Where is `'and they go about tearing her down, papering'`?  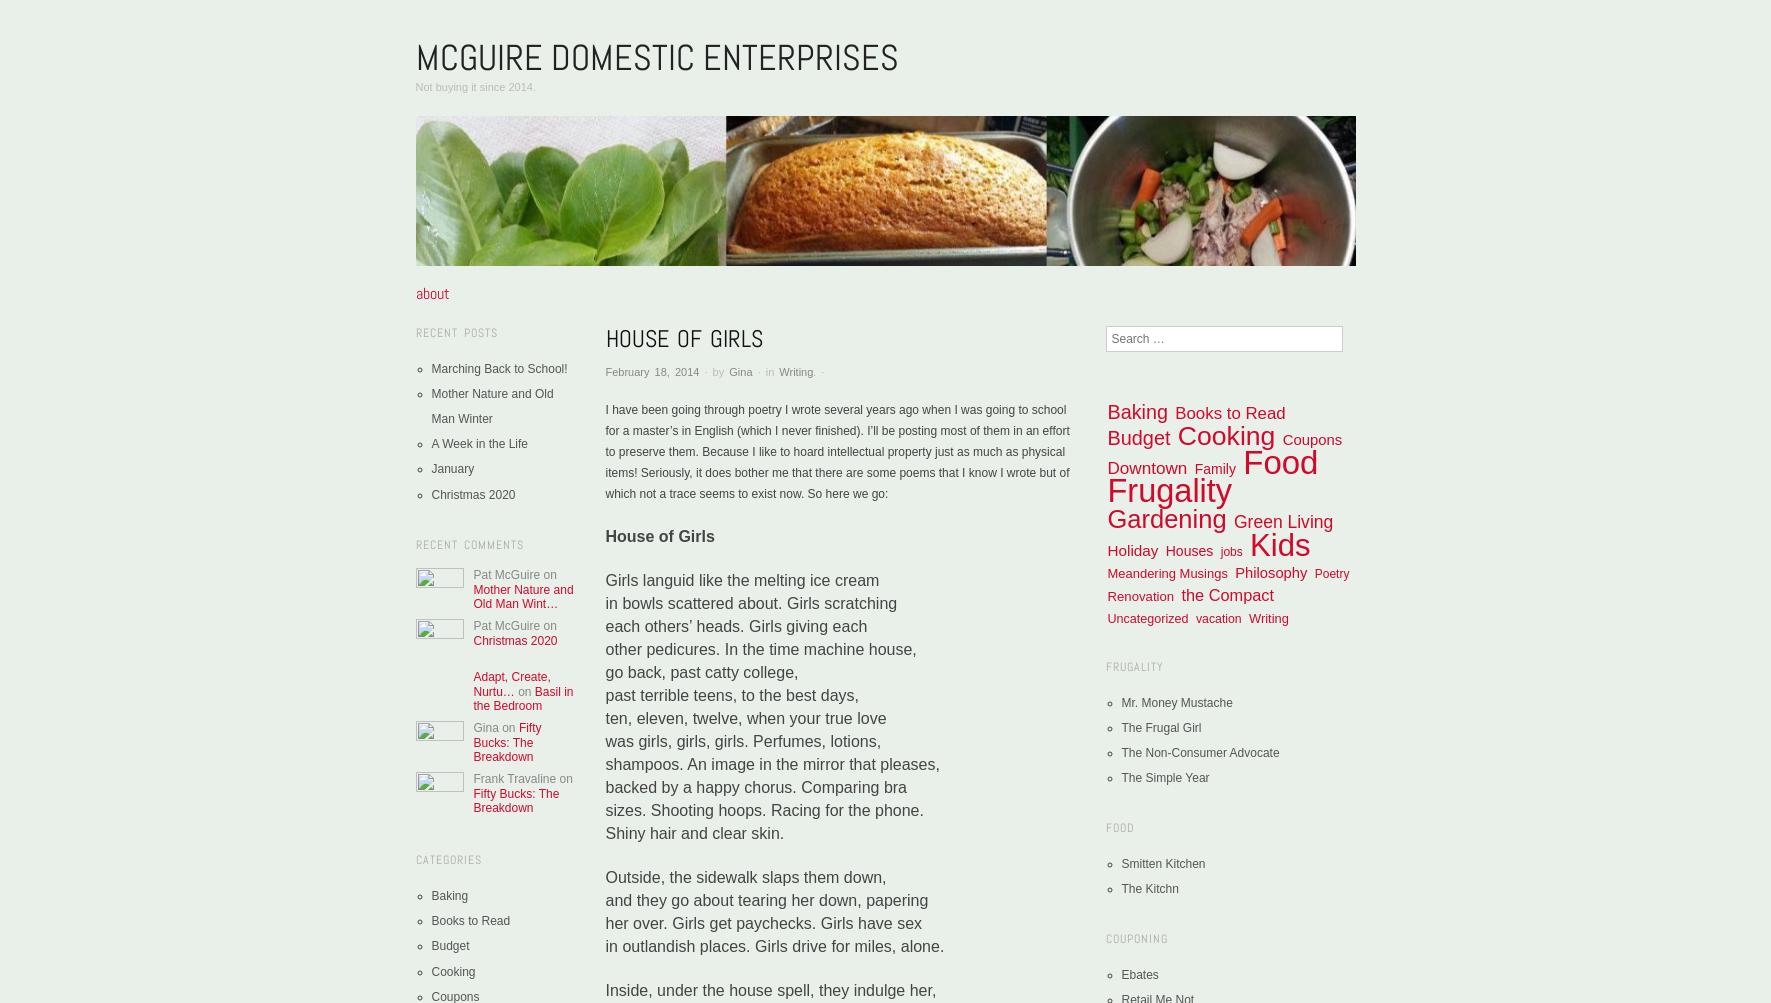
'and they go about tearing her down, papering' is located at coordinates (765, 900).